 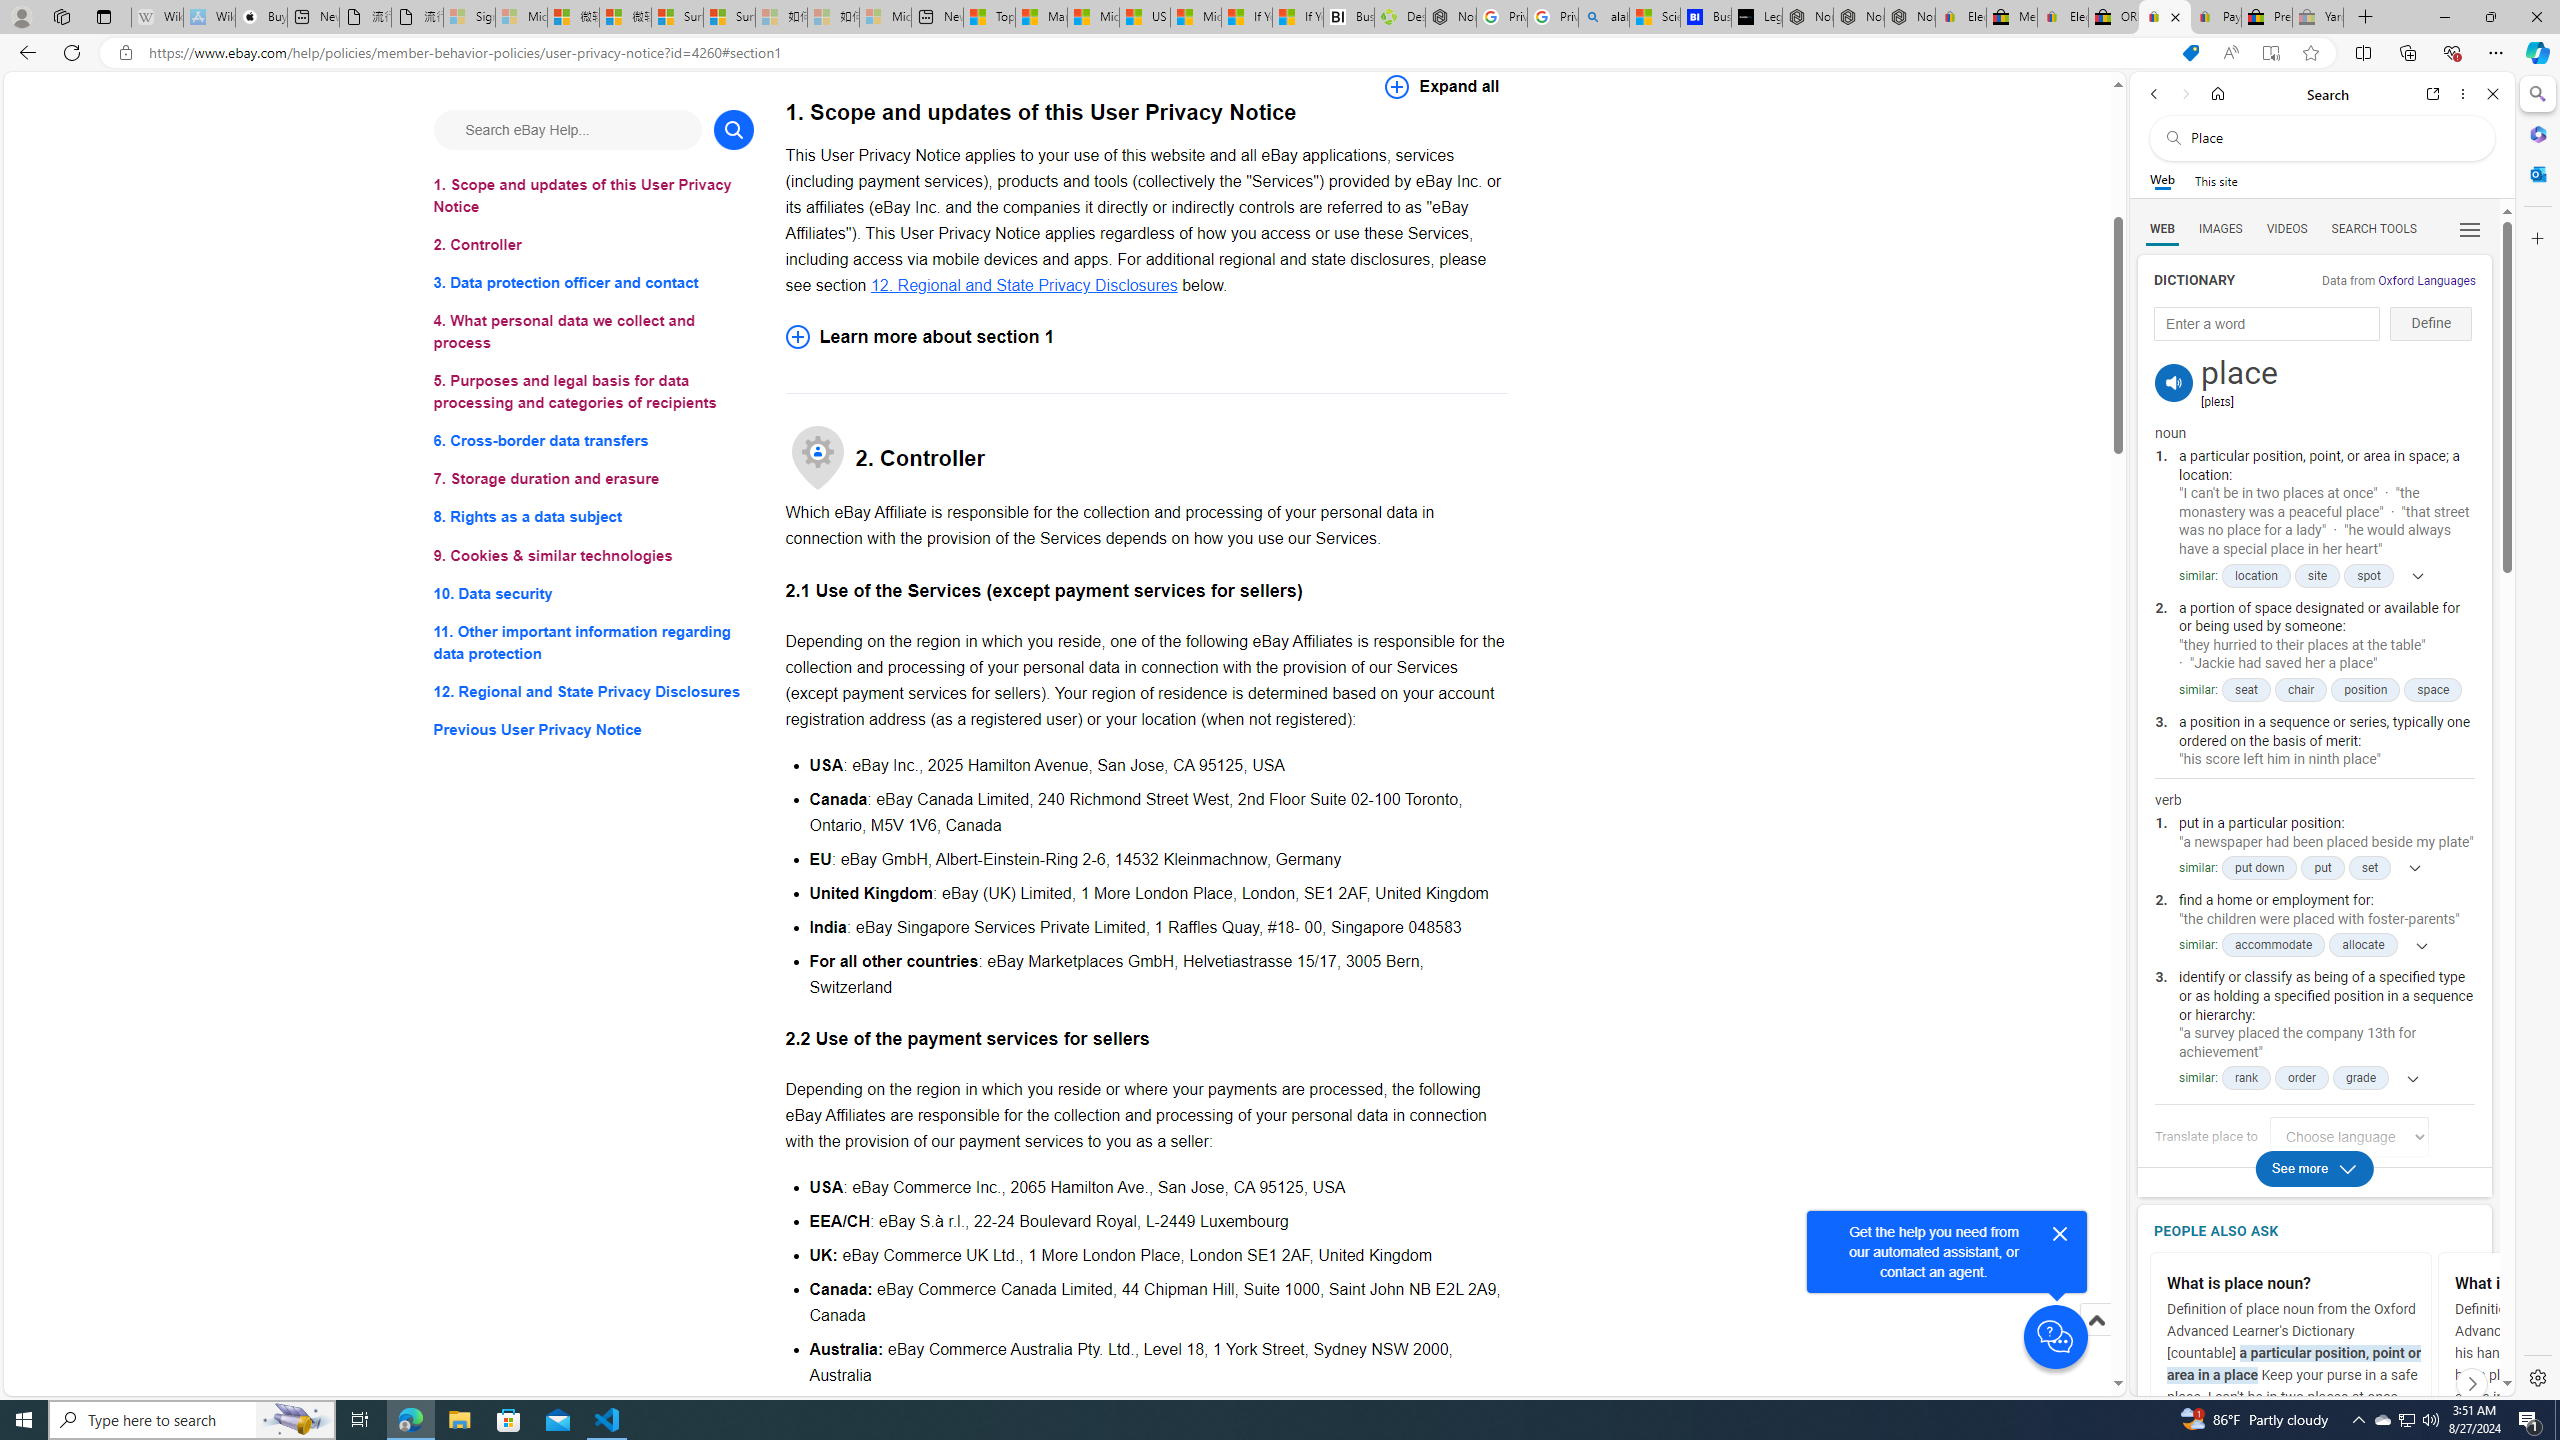 I want to click on 'Microsoft Services Agreement - Sleeping', so click(x=519, y=16).